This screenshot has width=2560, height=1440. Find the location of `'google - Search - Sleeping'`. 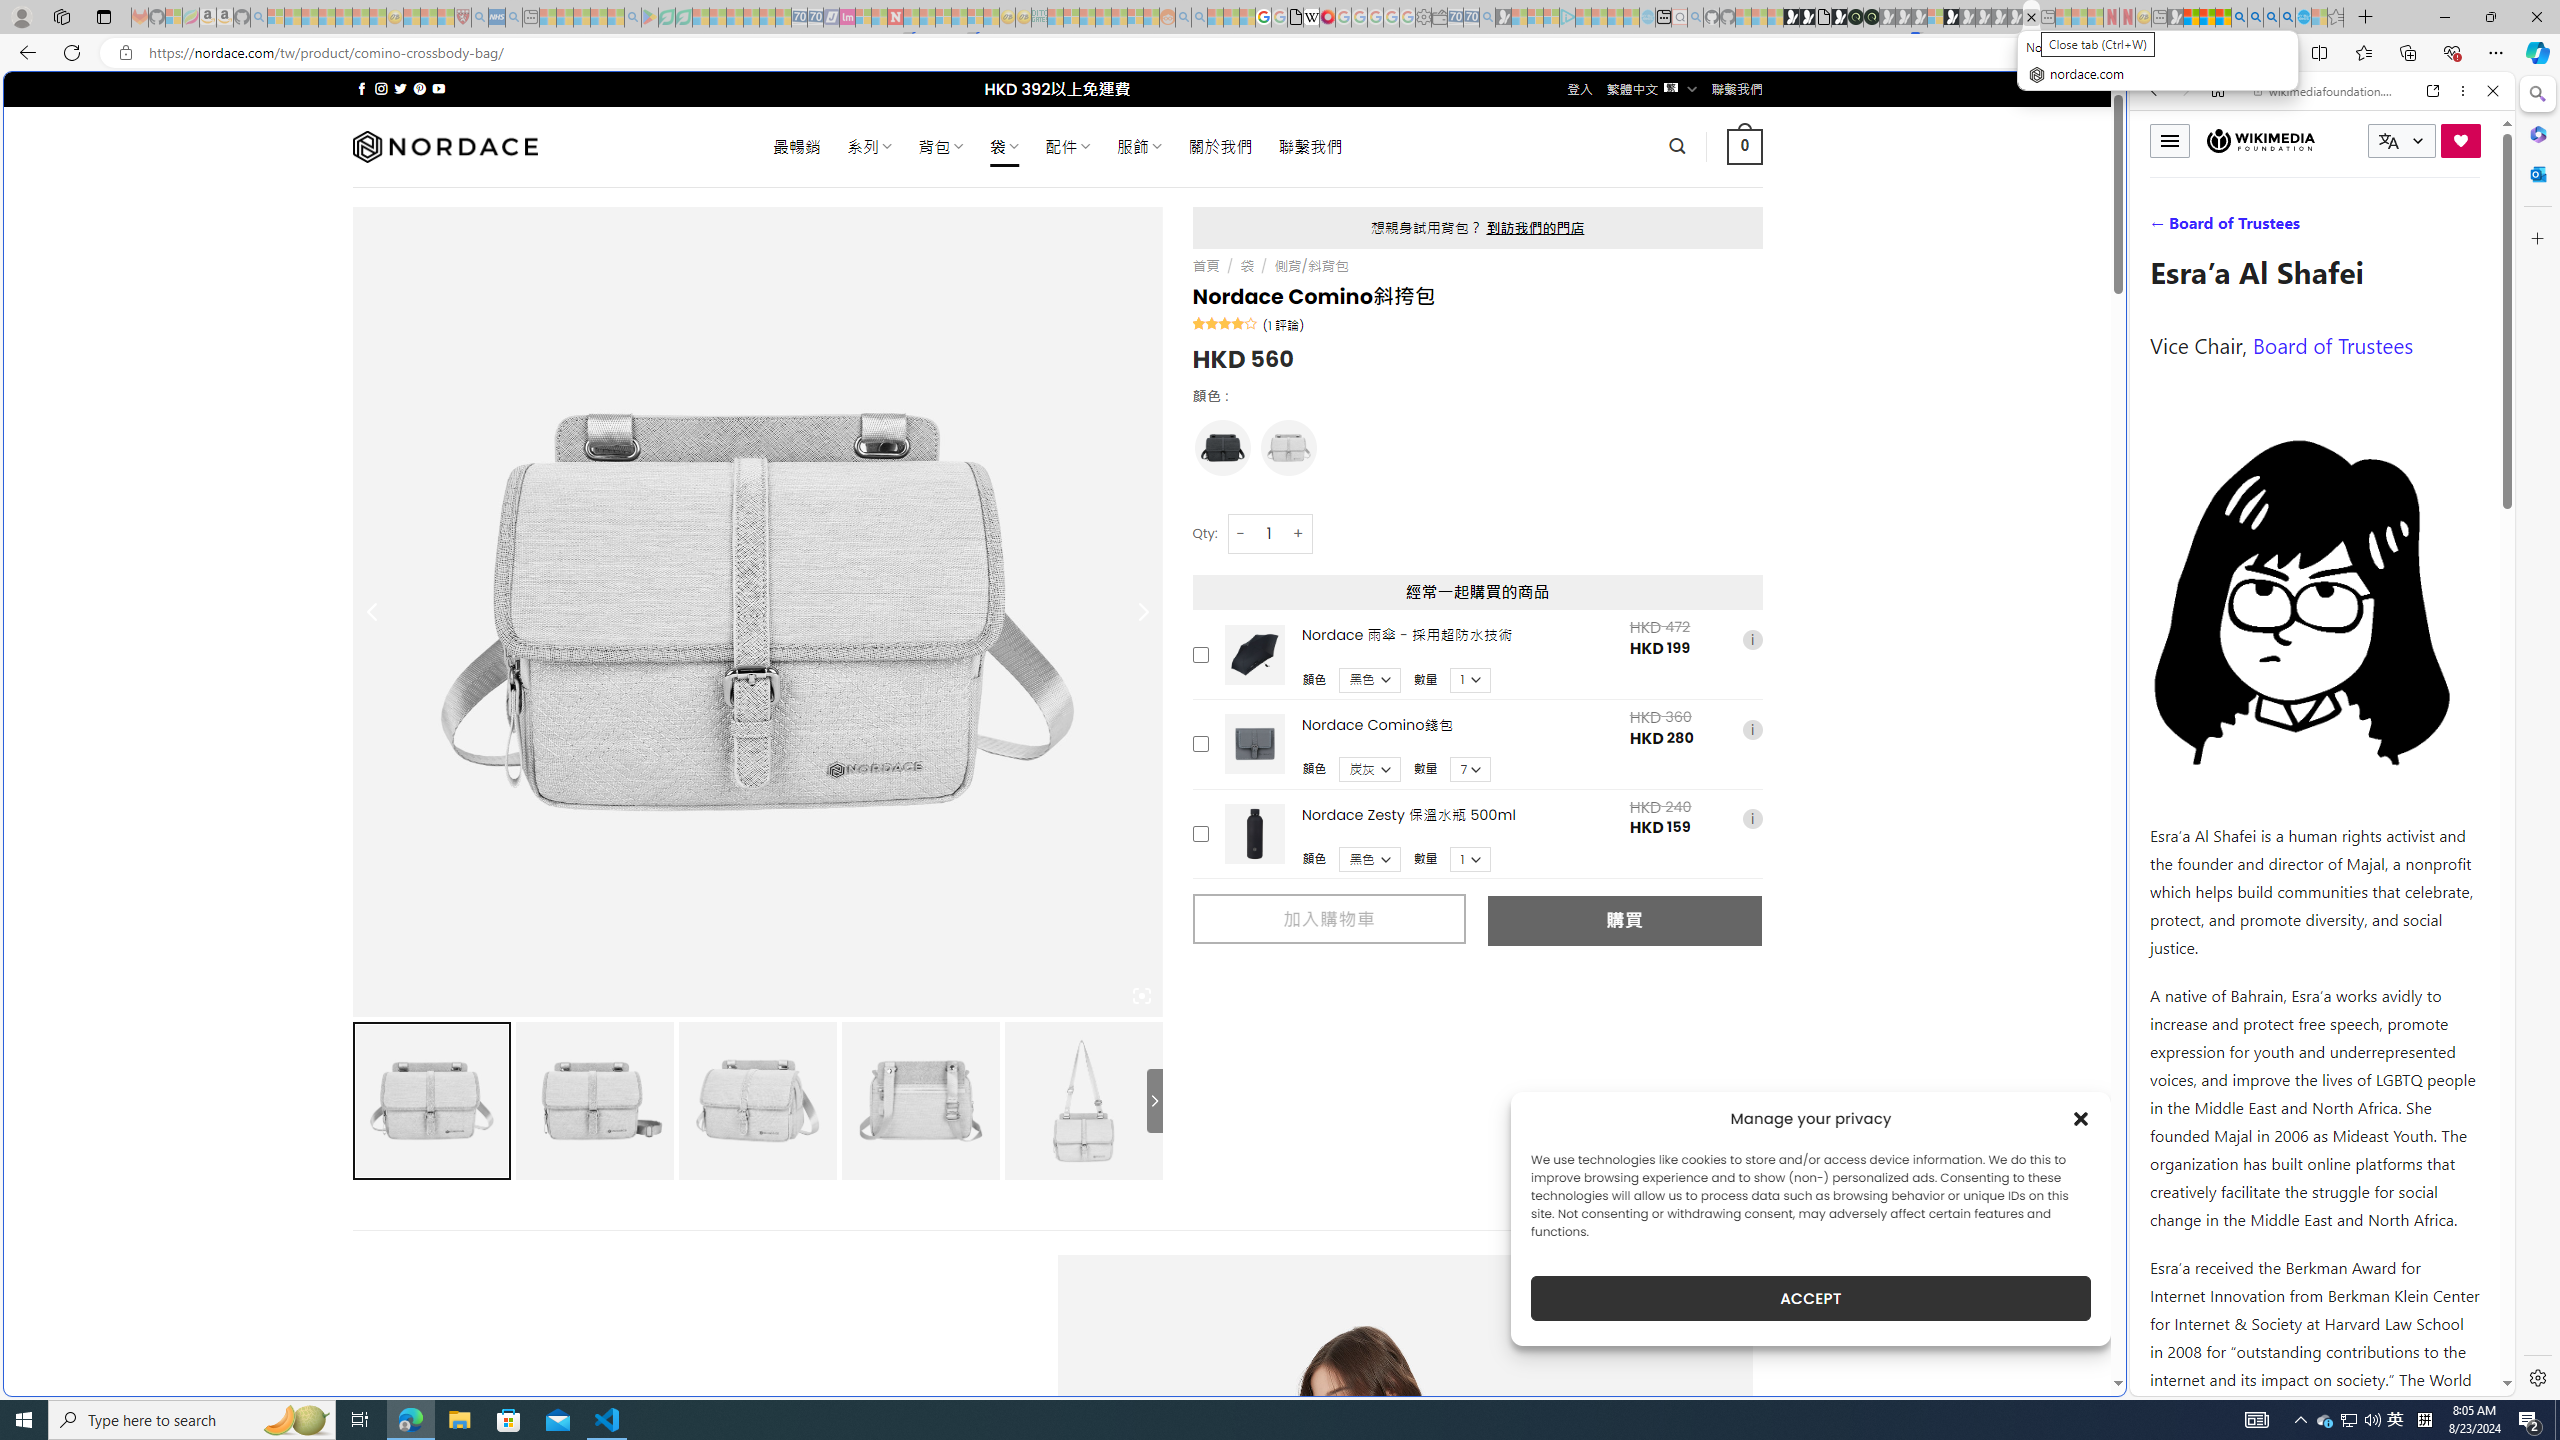

'google - Search - Sleeping' is located at coordinates (632, 16).